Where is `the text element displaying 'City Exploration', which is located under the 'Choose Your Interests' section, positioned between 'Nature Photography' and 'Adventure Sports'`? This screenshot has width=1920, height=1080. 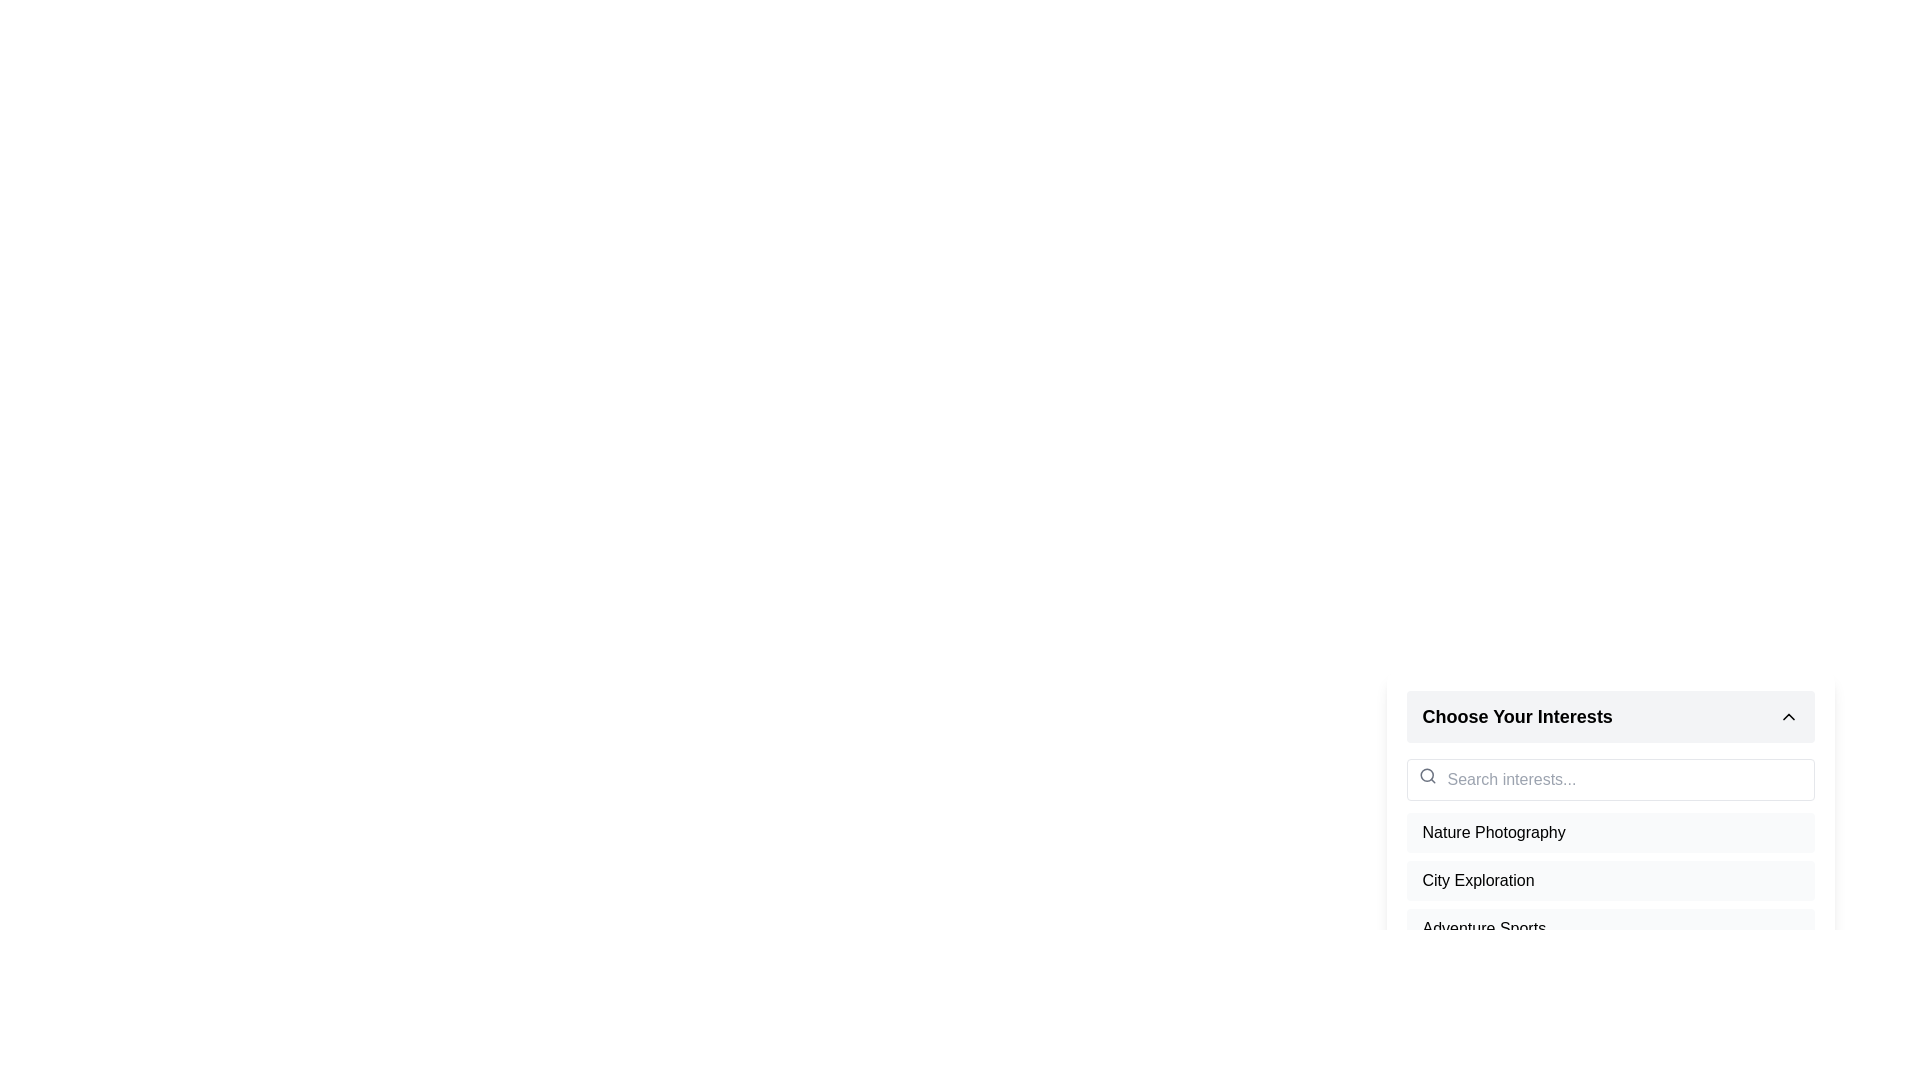 the text element displaying 'City Exploration', which is located under the 'Choose Your Interests' section, positioned between 'Nature Photography' and 'Adventure Sports' is located at coordinates (1478, 879).